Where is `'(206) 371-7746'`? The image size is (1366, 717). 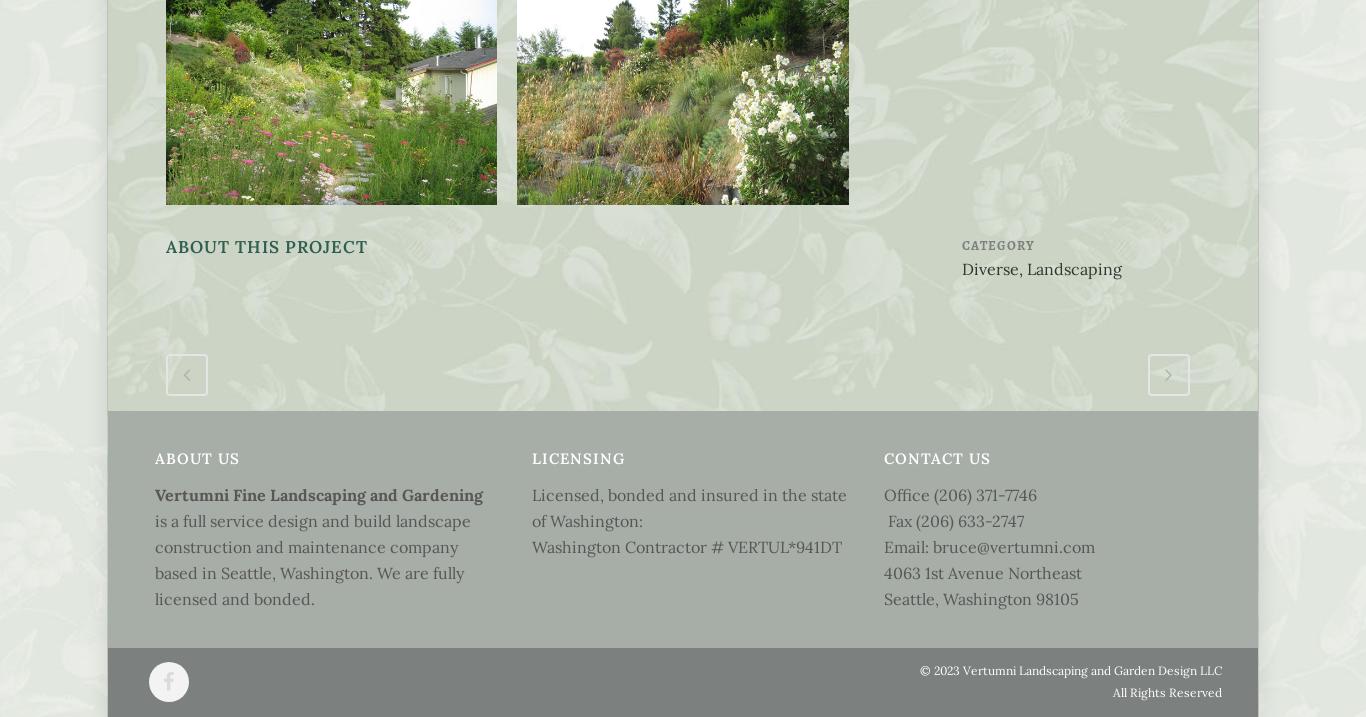
'(206) 371-7746' is located at coordinates (985, 493).